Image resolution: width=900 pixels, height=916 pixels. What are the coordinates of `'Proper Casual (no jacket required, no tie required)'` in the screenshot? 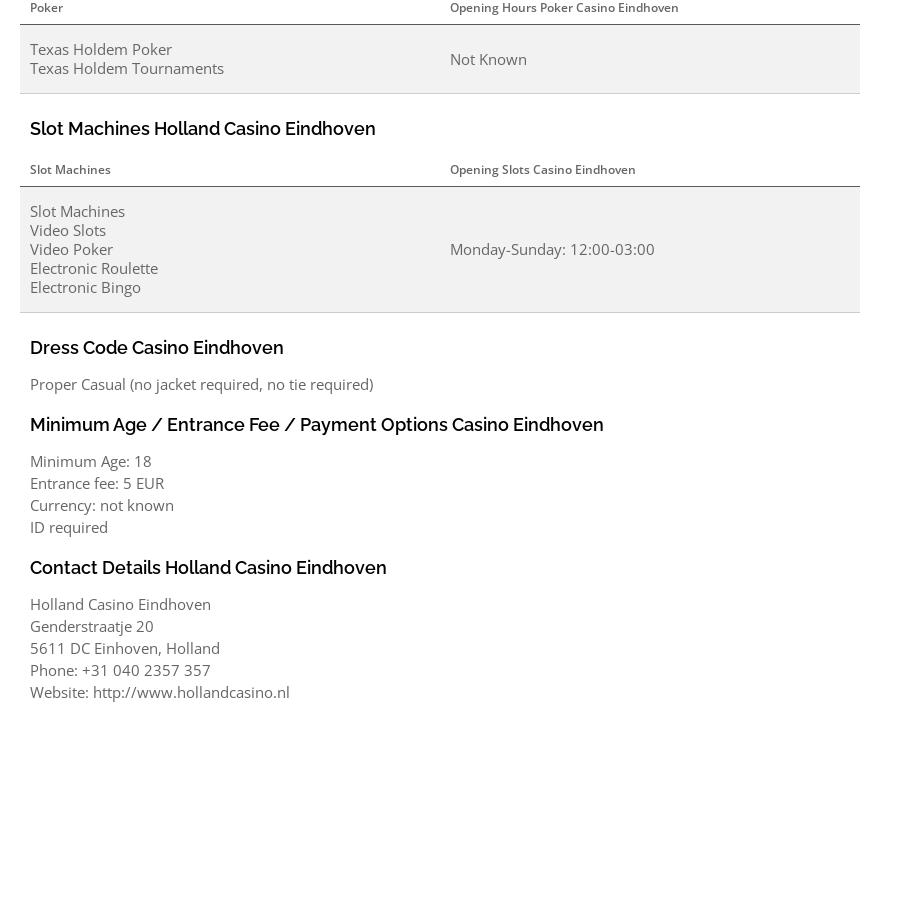 It's located at (201, 383).